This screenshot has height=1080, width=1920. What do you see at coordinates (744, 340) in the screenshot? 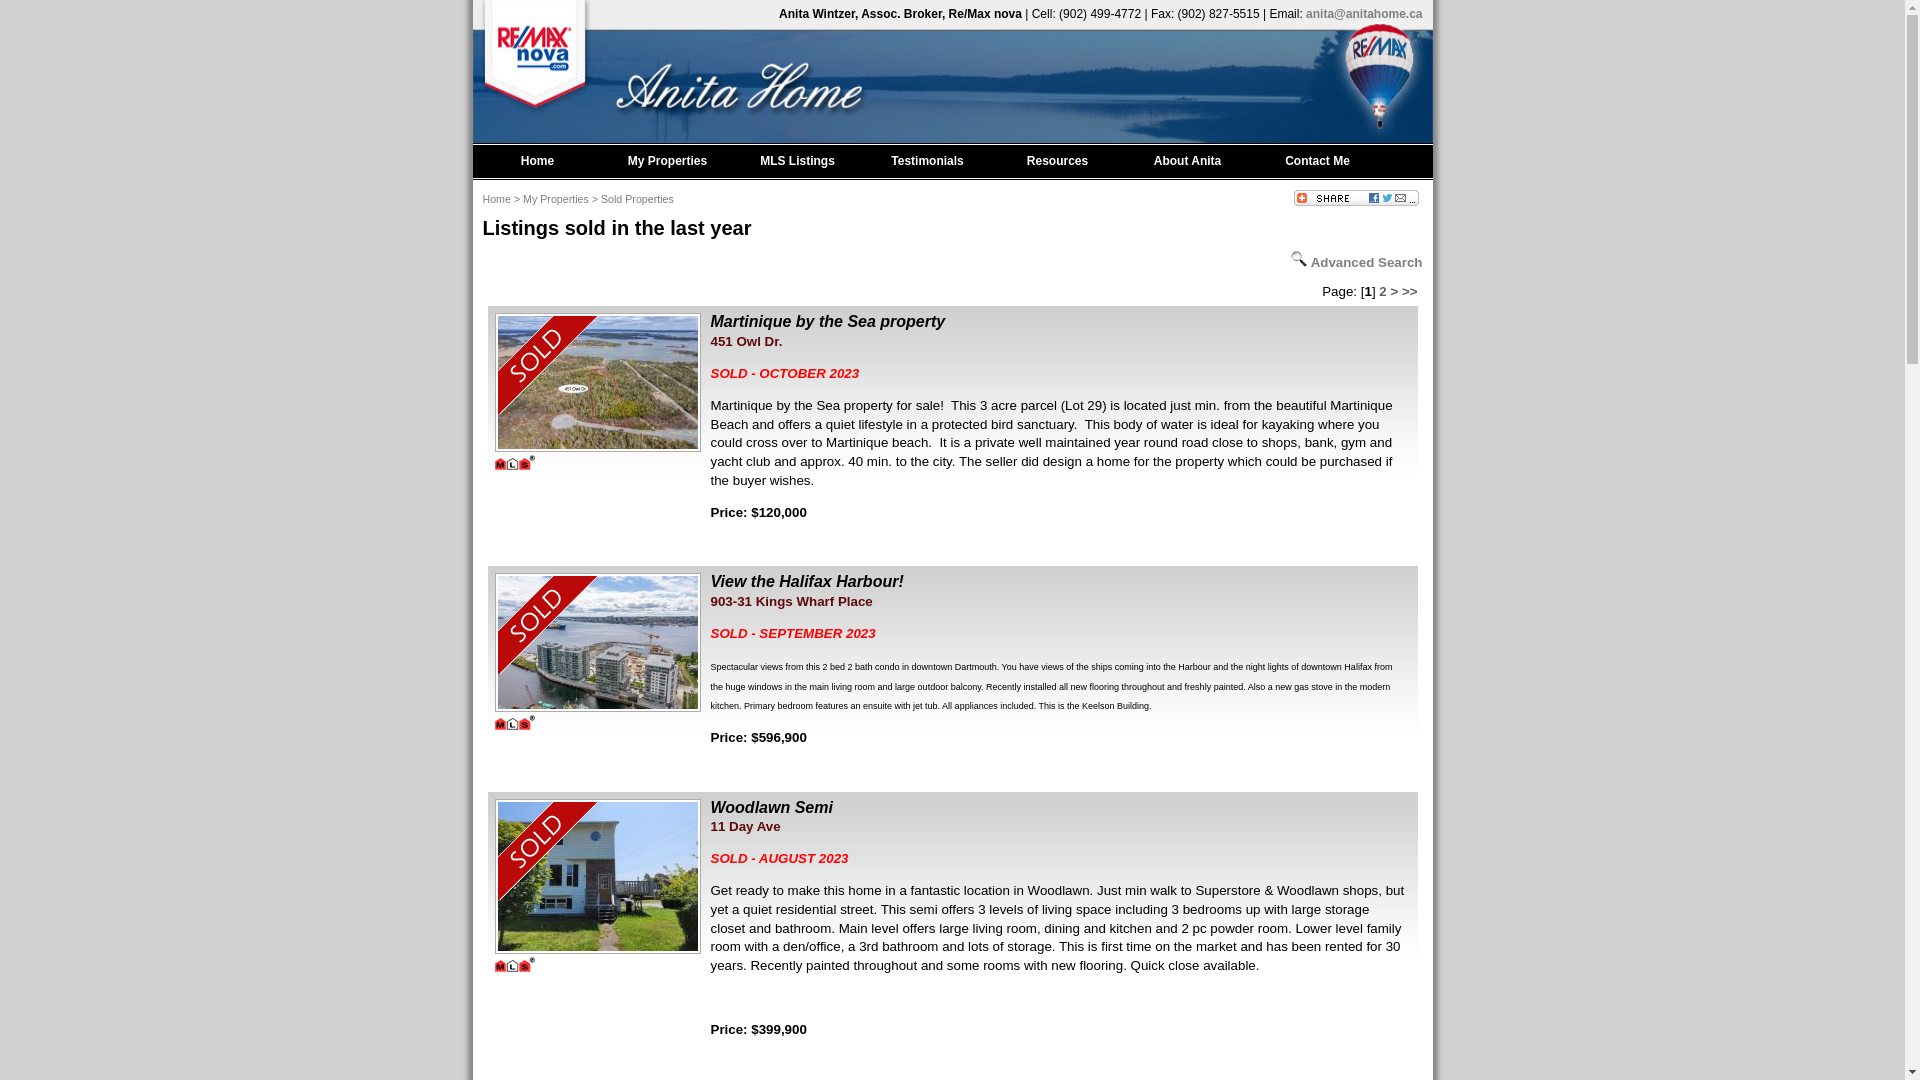
I see `'451 Owl Dr.'` at bounding box center [744, 340].